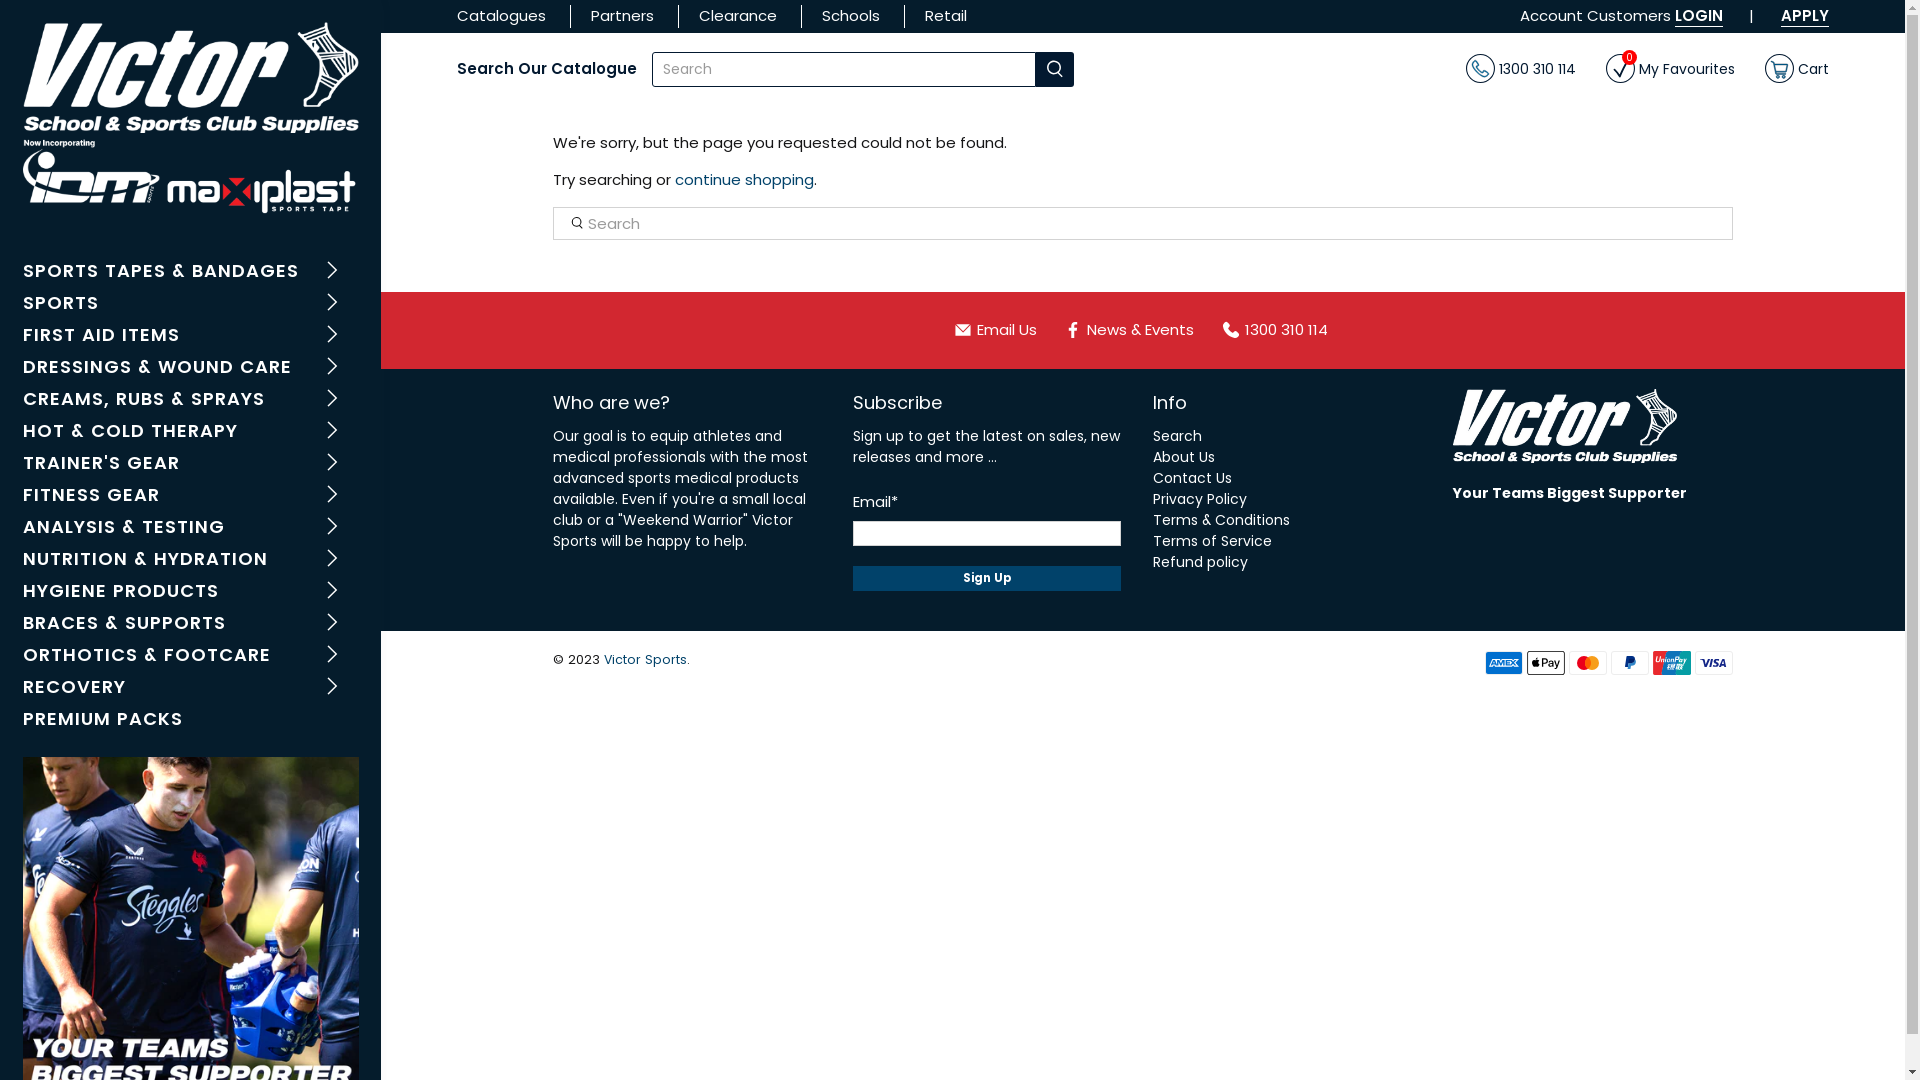  I want to click on 'ANALYSIS & TESTING', so click(22, 527).